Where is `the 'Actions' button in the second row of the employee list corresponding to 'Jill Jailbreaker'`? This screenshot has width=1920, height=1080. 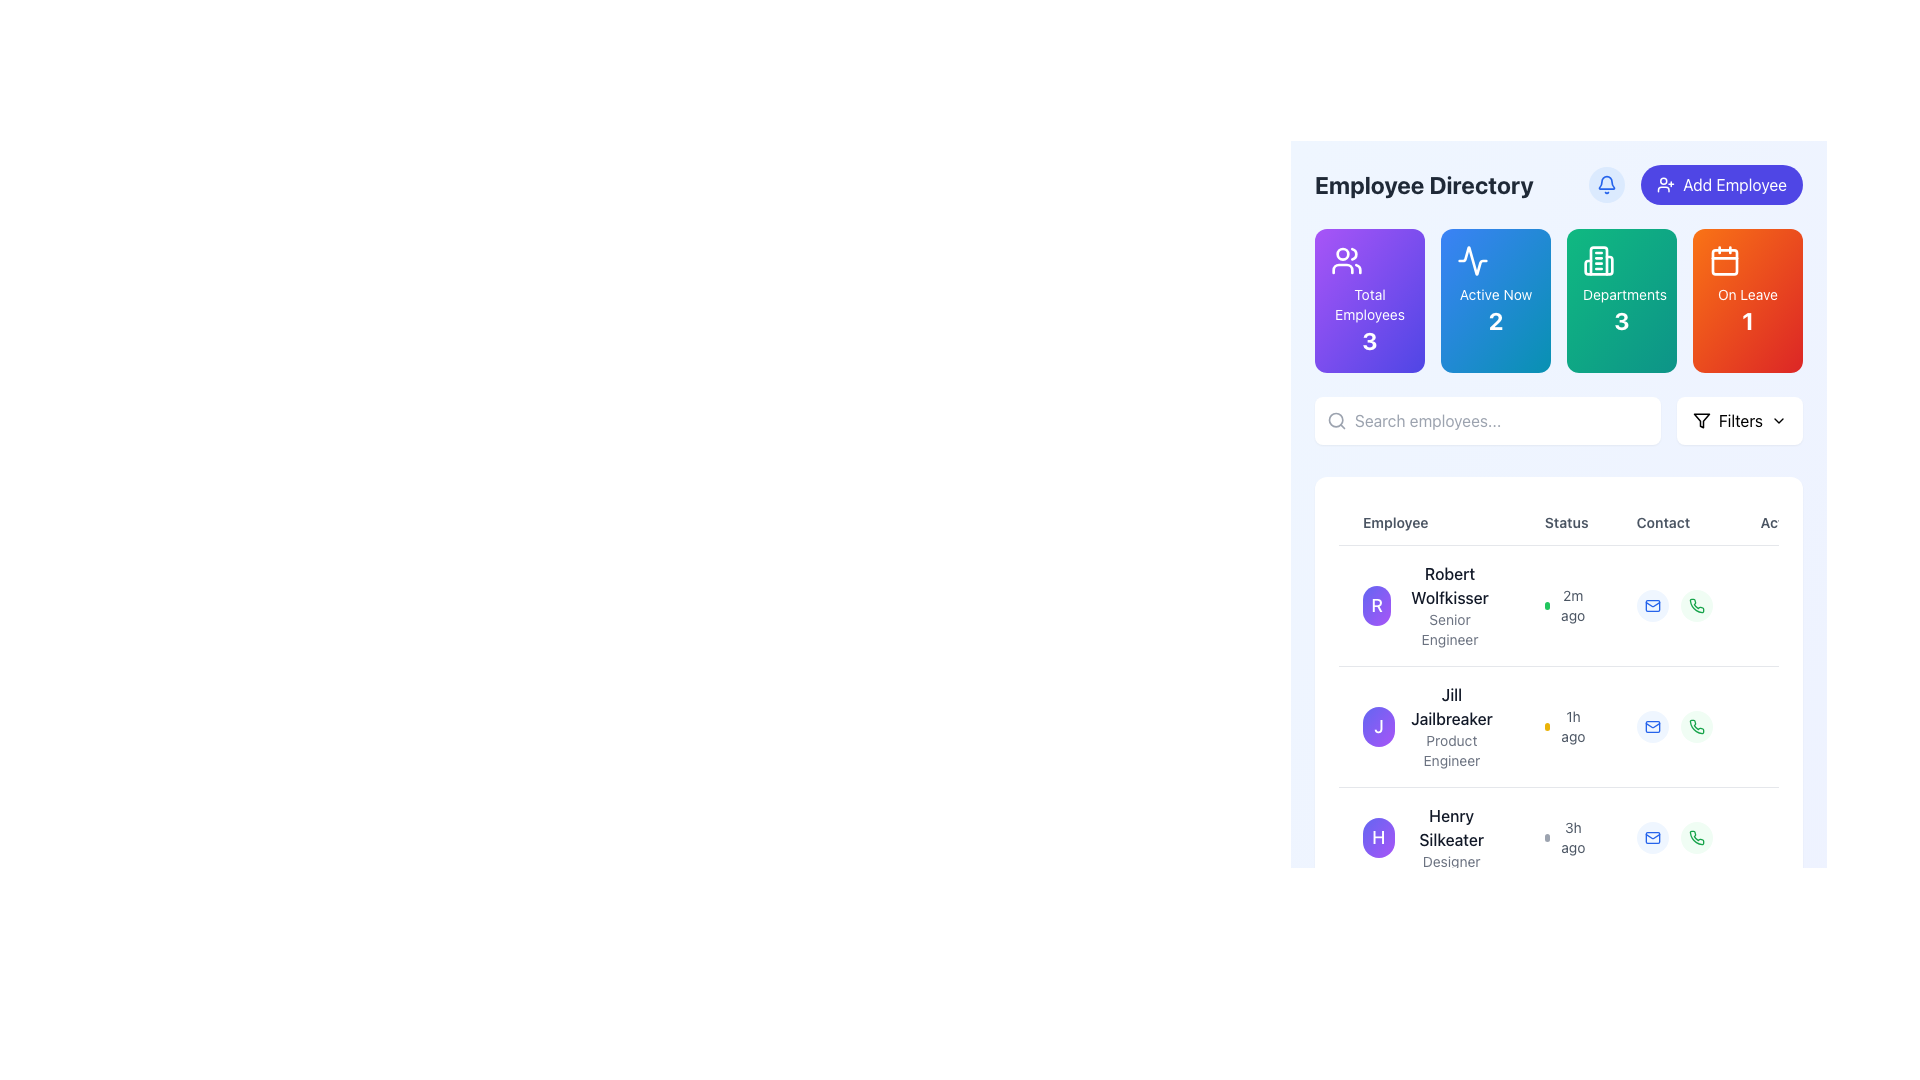 the 'Actions' button in the second row of the employee list corresponding to 'Jill Jailbreaker' is located at coordinates (1785, 726).